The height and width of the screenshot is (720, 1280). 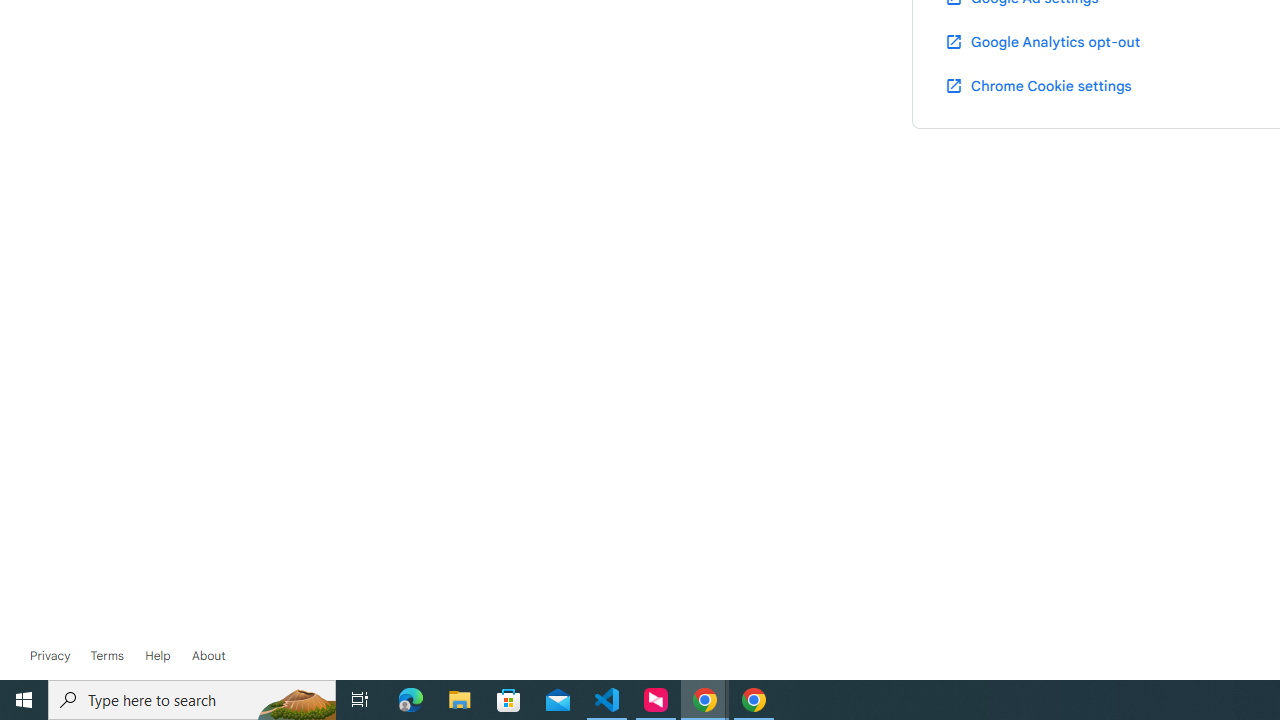 I want to click on 'Chrome Cookie settings', so click(x=1038, y=84).